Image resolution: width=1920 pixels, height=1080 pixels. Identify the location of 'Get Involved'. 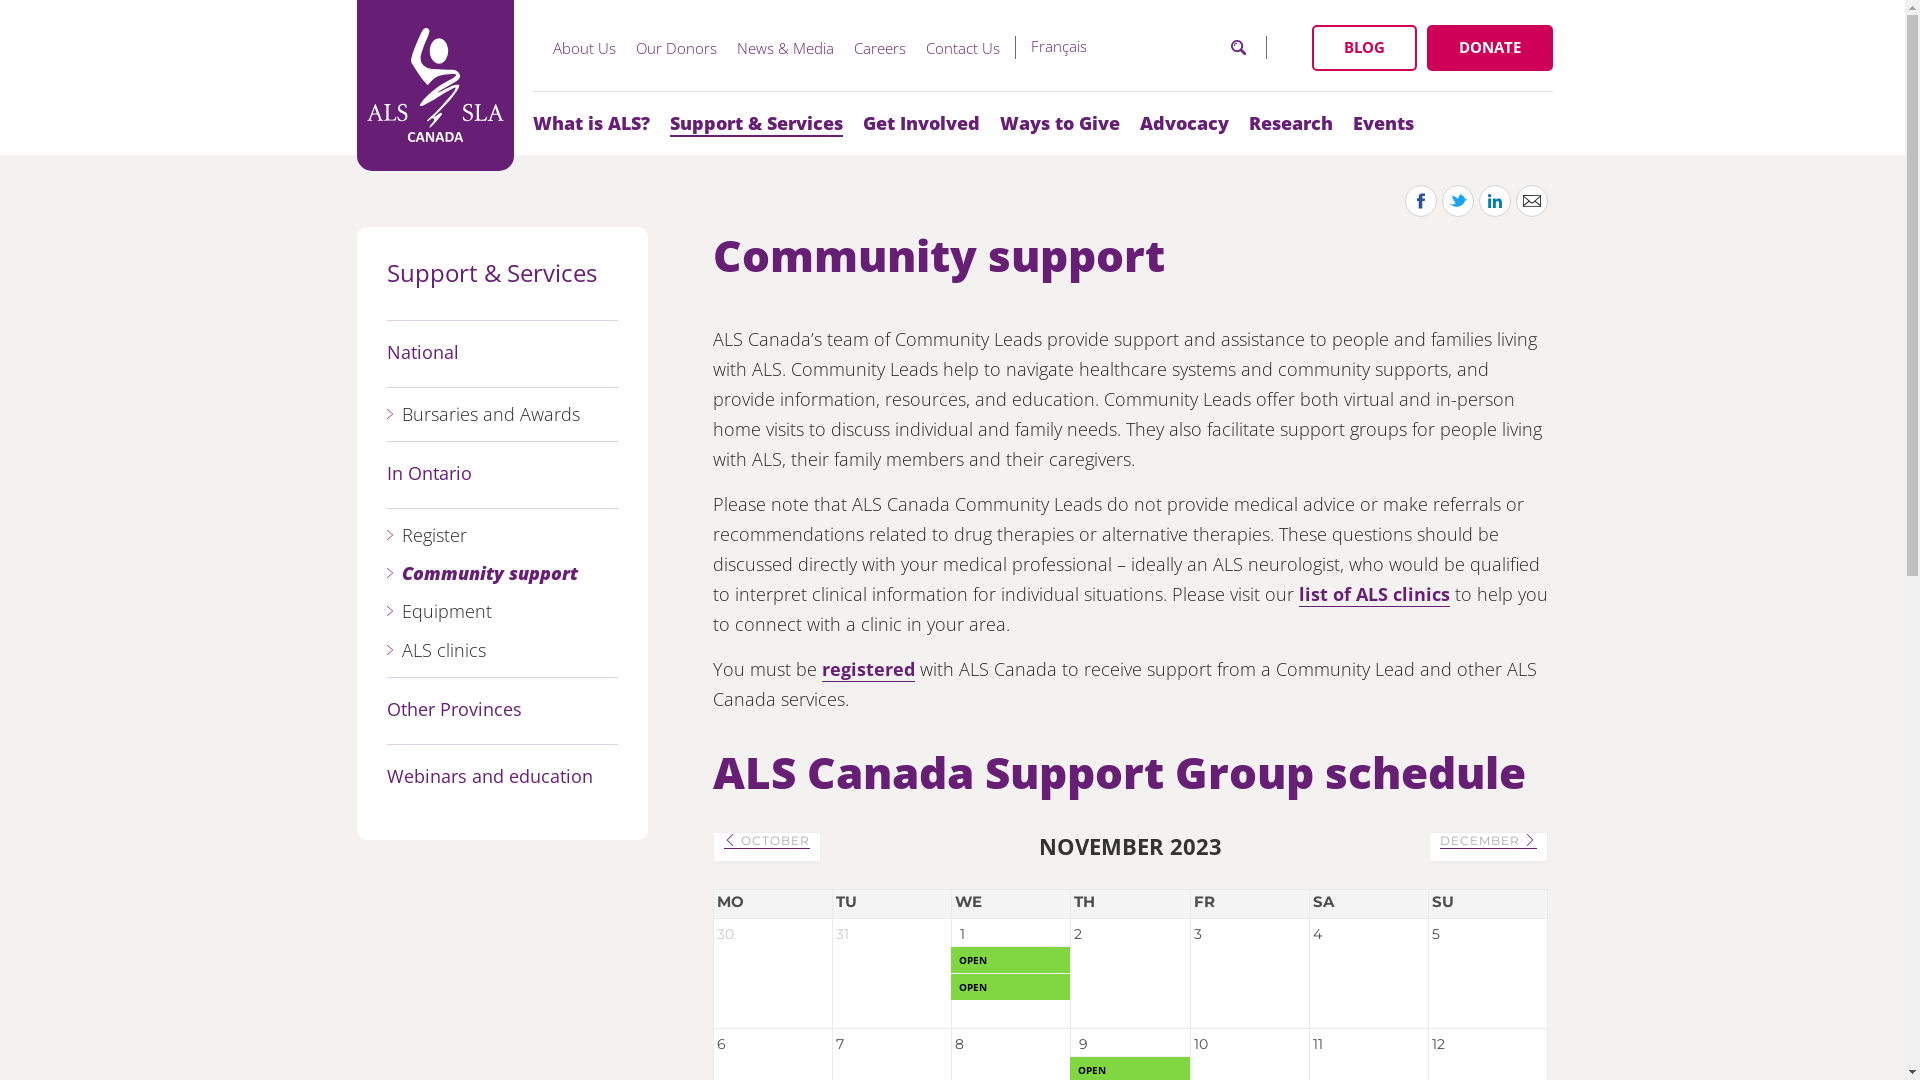
(919, 123).